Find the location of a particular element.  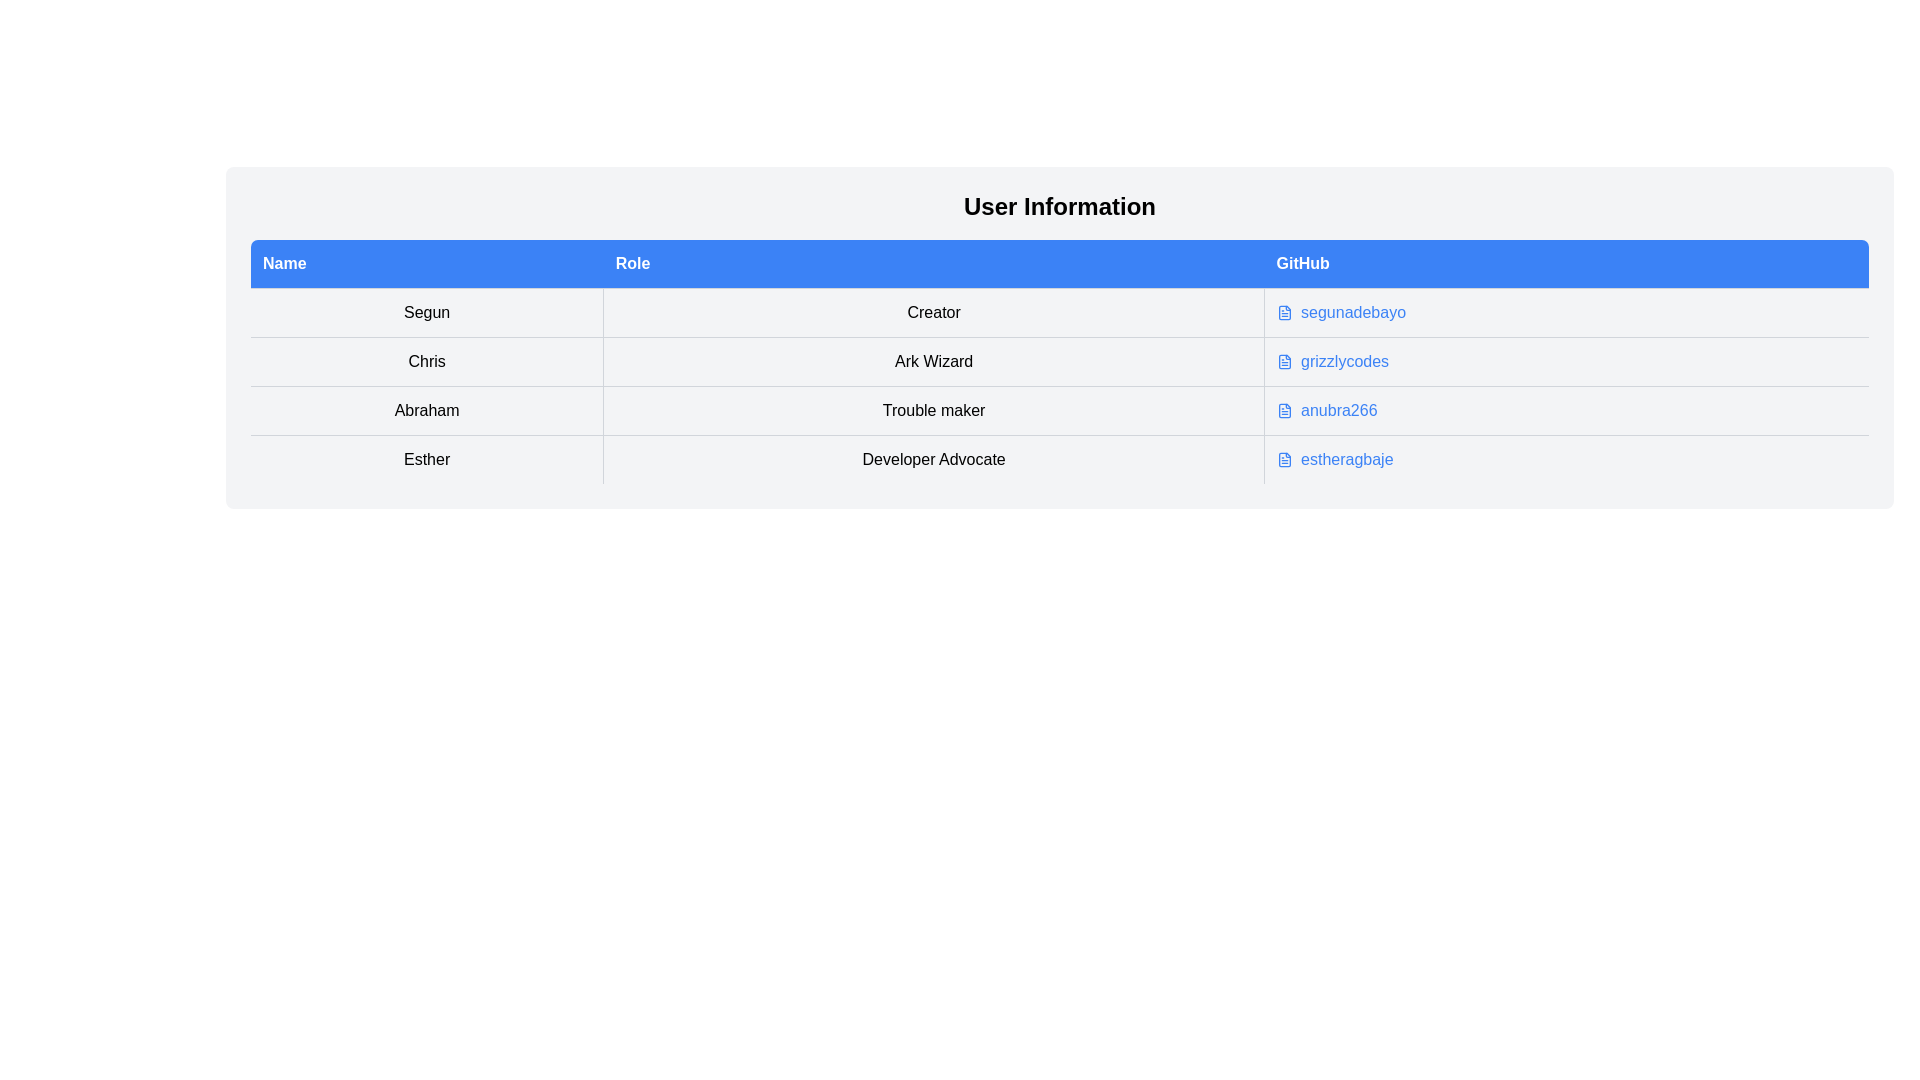

the text label that represents the role or position associated with the user, located in the fourth row under the 'Role' column of the 'User Information' table, positioned between 'Esther' and 'estheragbaje' is located at coordinates (933, 459).